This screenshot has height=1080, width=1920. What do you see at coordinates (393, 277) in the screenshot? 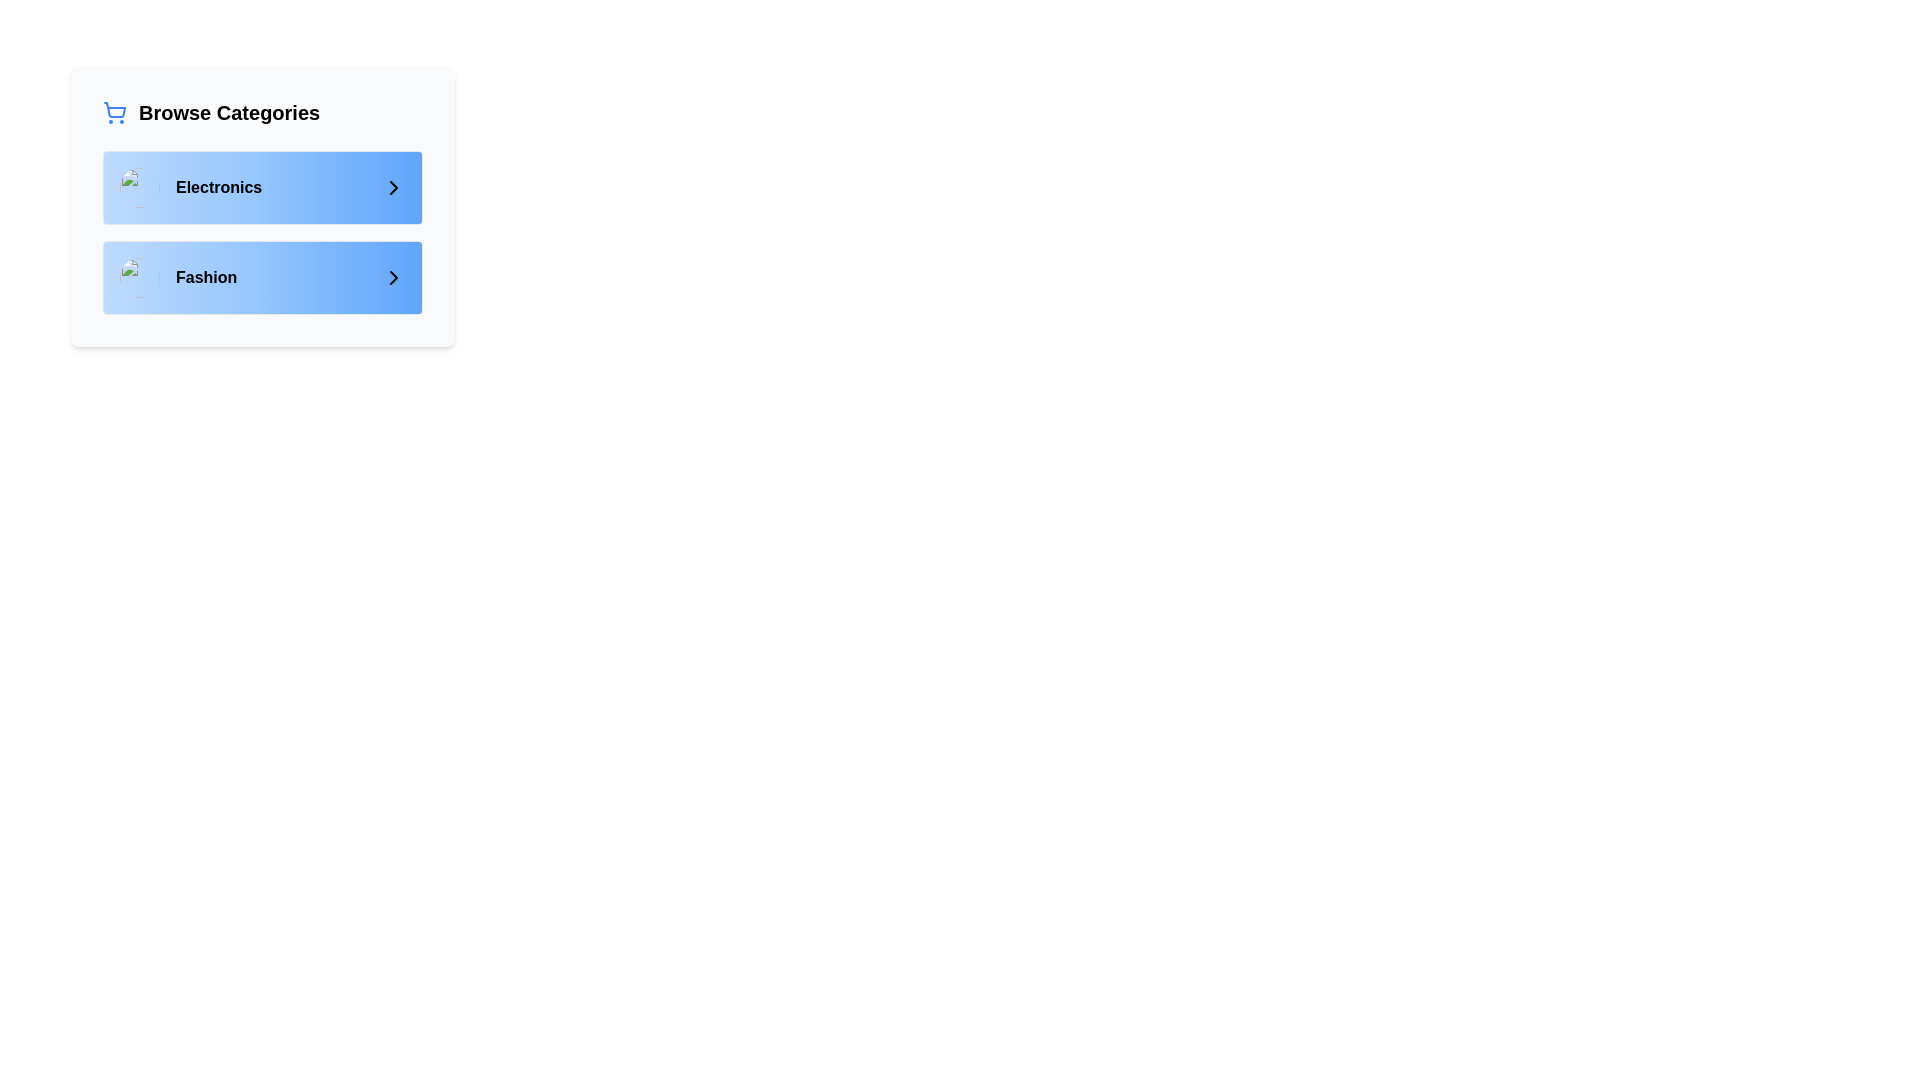
I see `the chevron icon` at bounding box center [393, 277].